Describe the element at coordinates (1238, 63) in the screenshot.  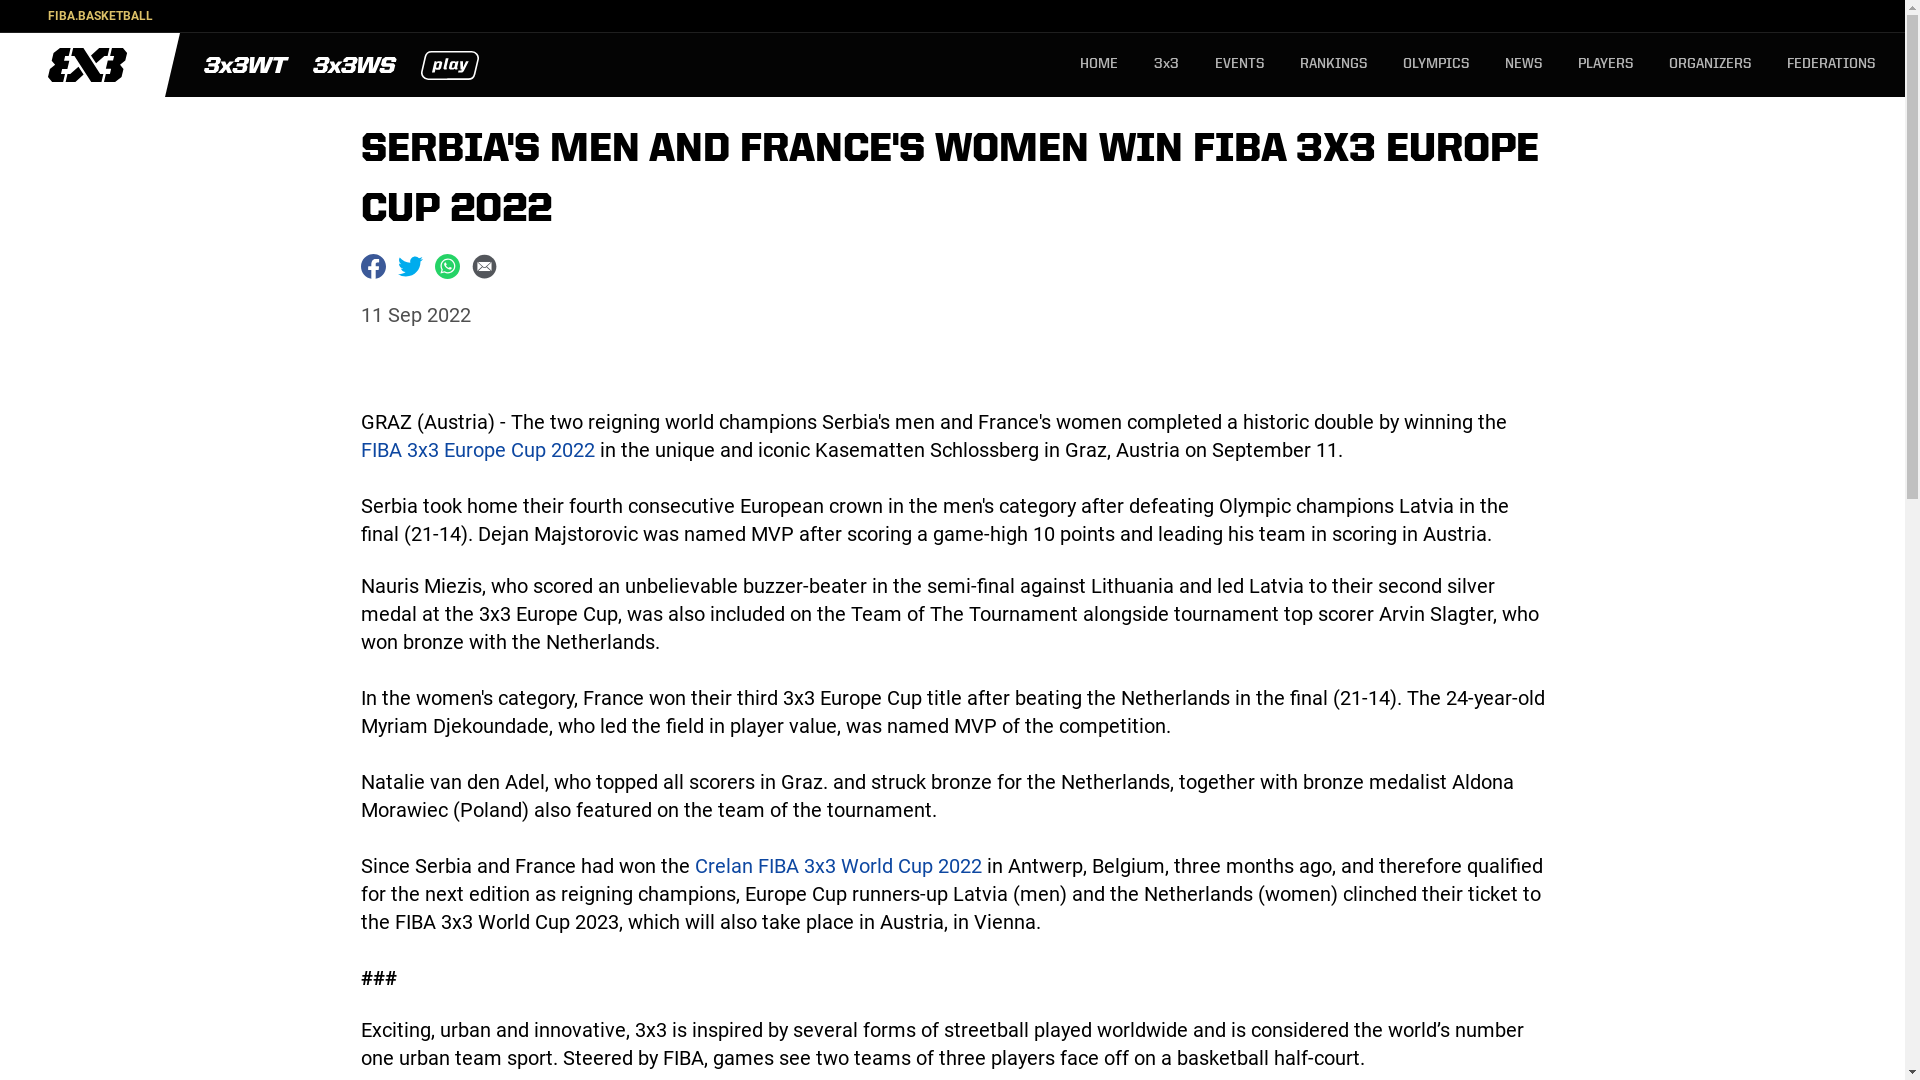
I see `'EVENTS'` at that location.